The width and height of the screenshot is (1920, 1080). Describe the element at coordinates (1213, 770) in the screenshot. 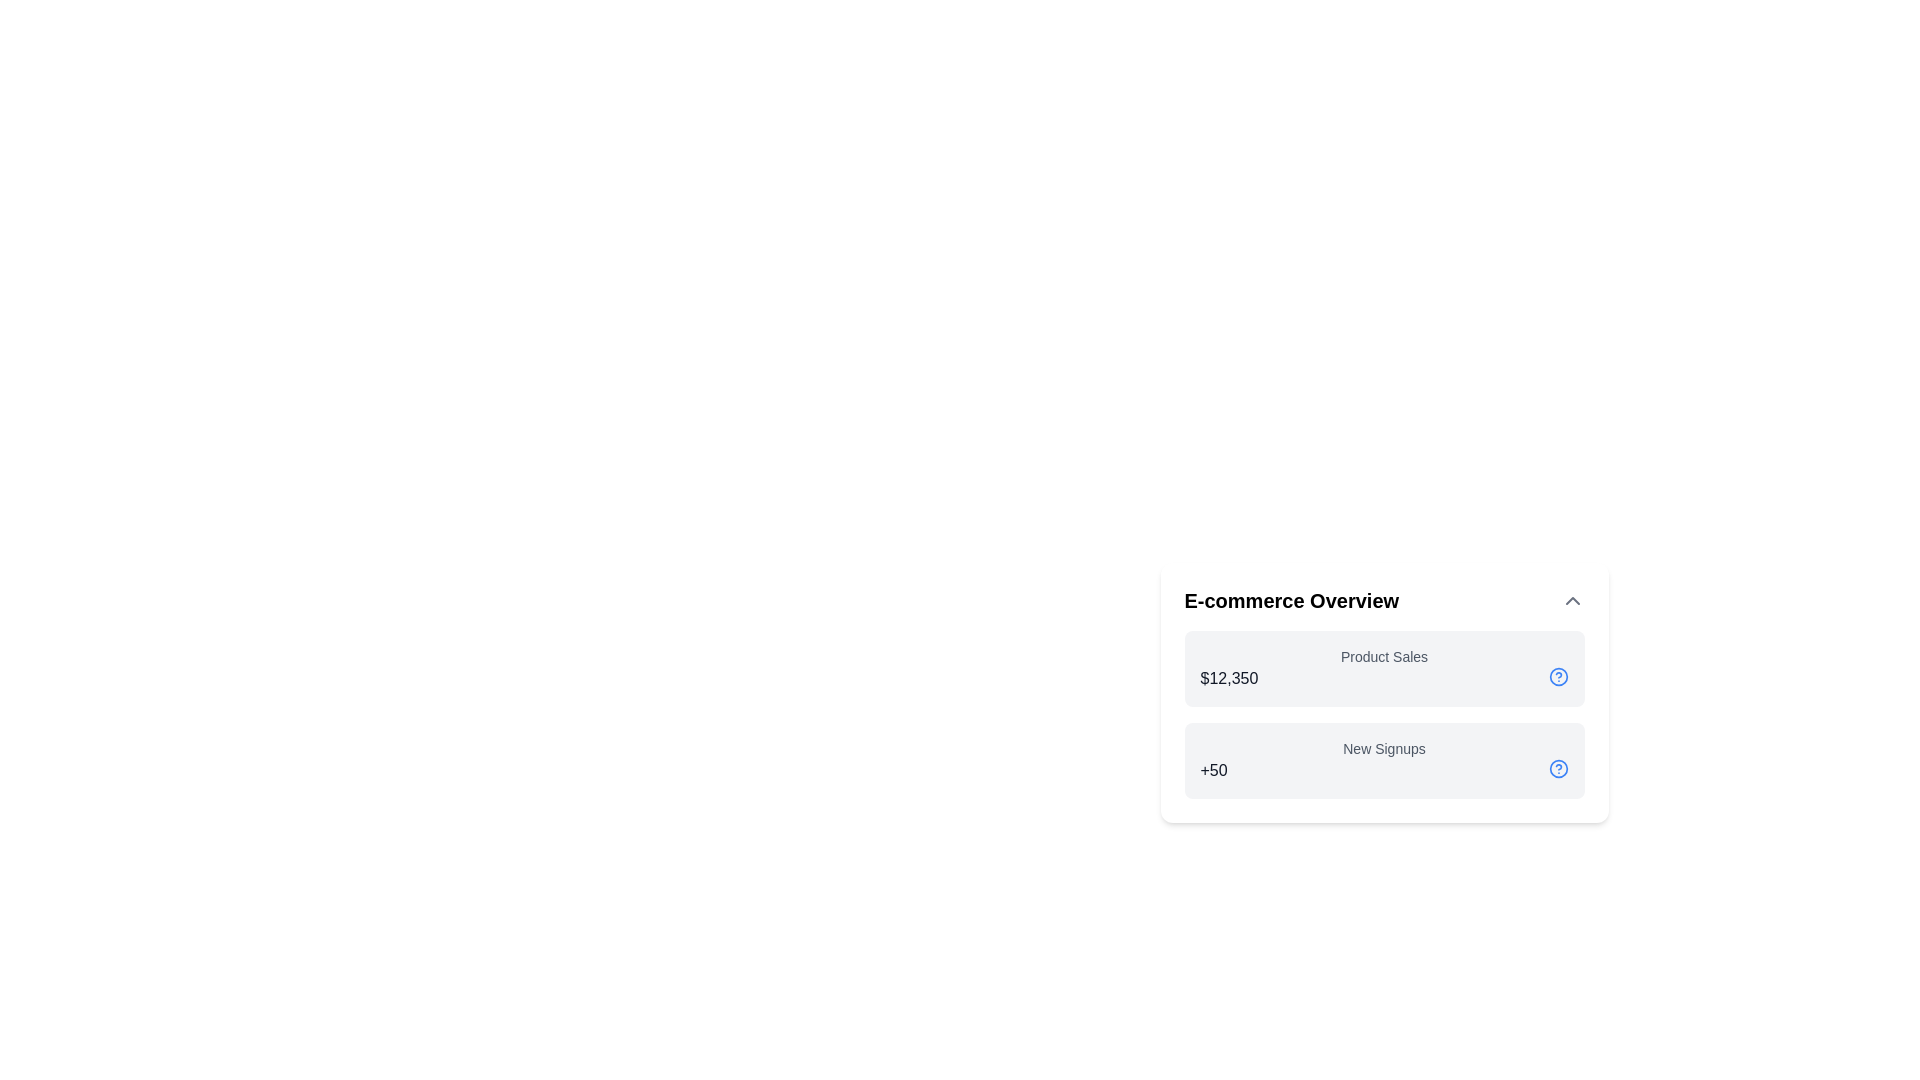

I see `the text label displaying '+50' in the 'New Signups' section of the 'E-commerce Overview' card` at that location.